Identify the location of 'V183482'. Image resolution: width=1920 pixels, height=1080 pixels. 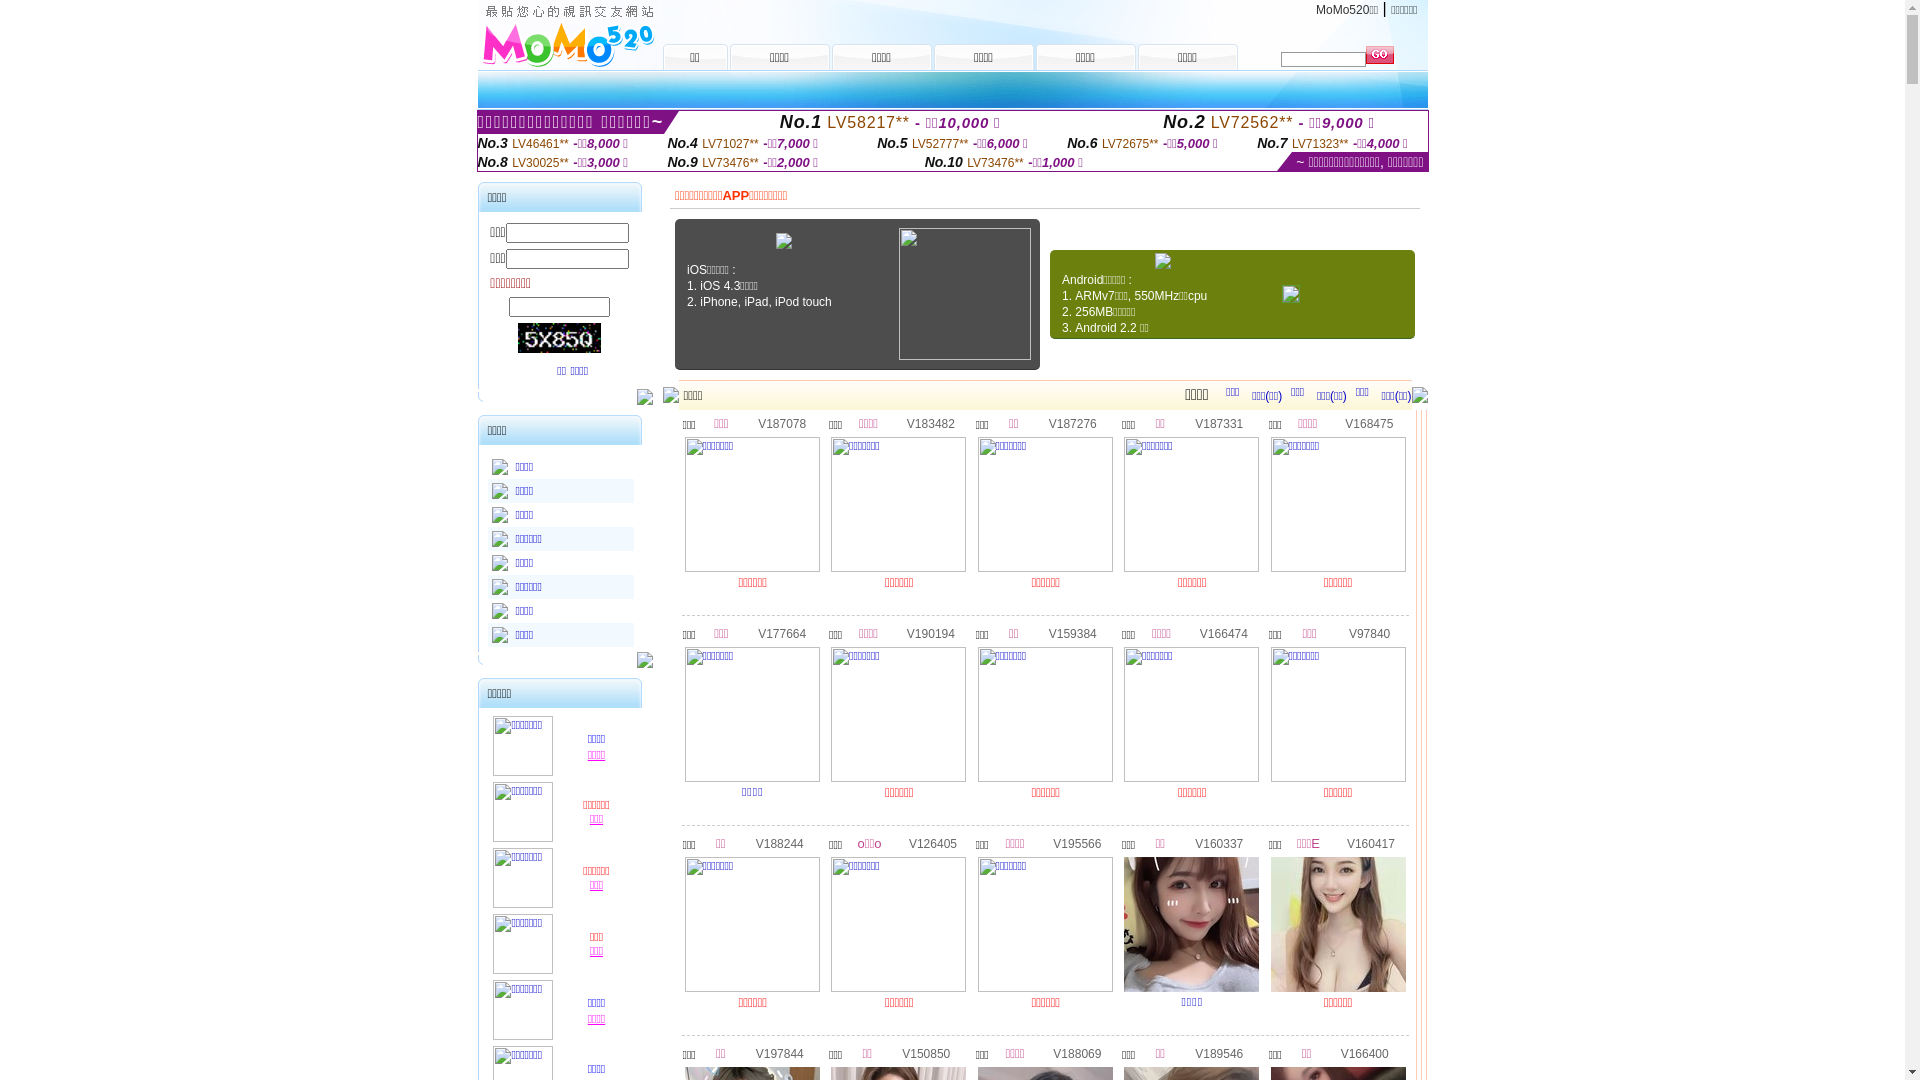
(930, 422).